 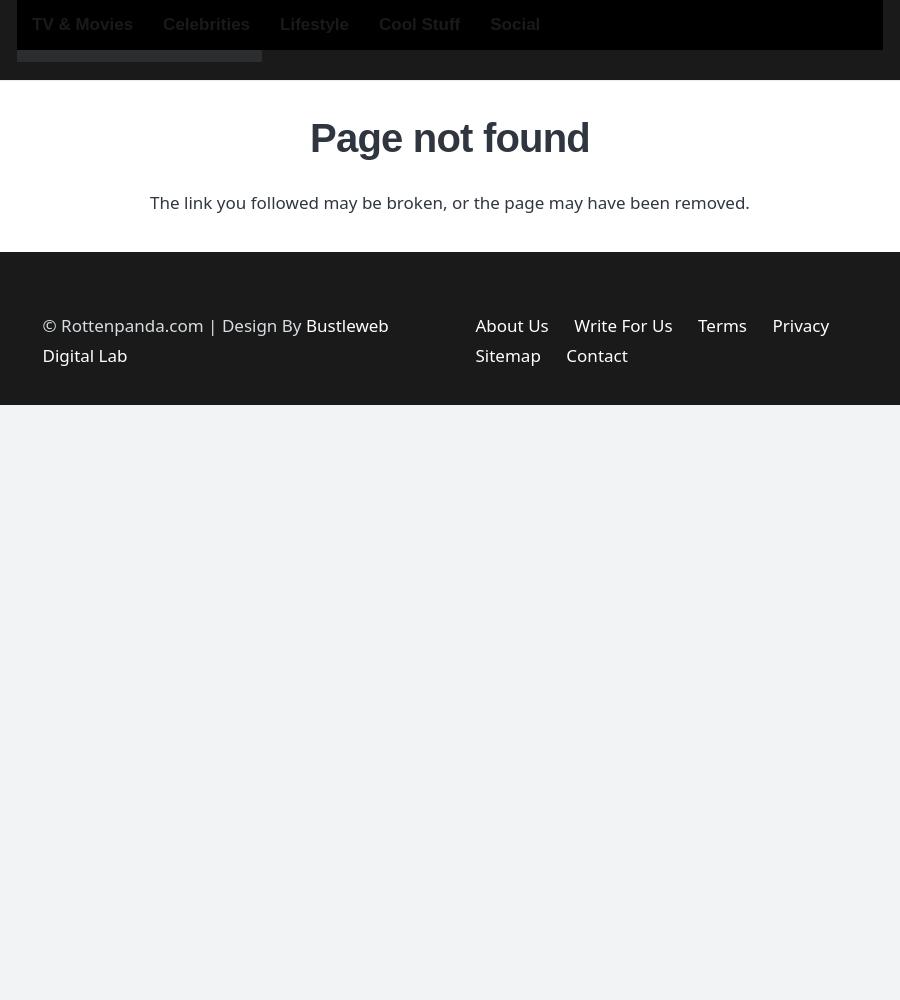 I want to click on 'Bustleweb Digital Lab', so click(x=41, y=339).